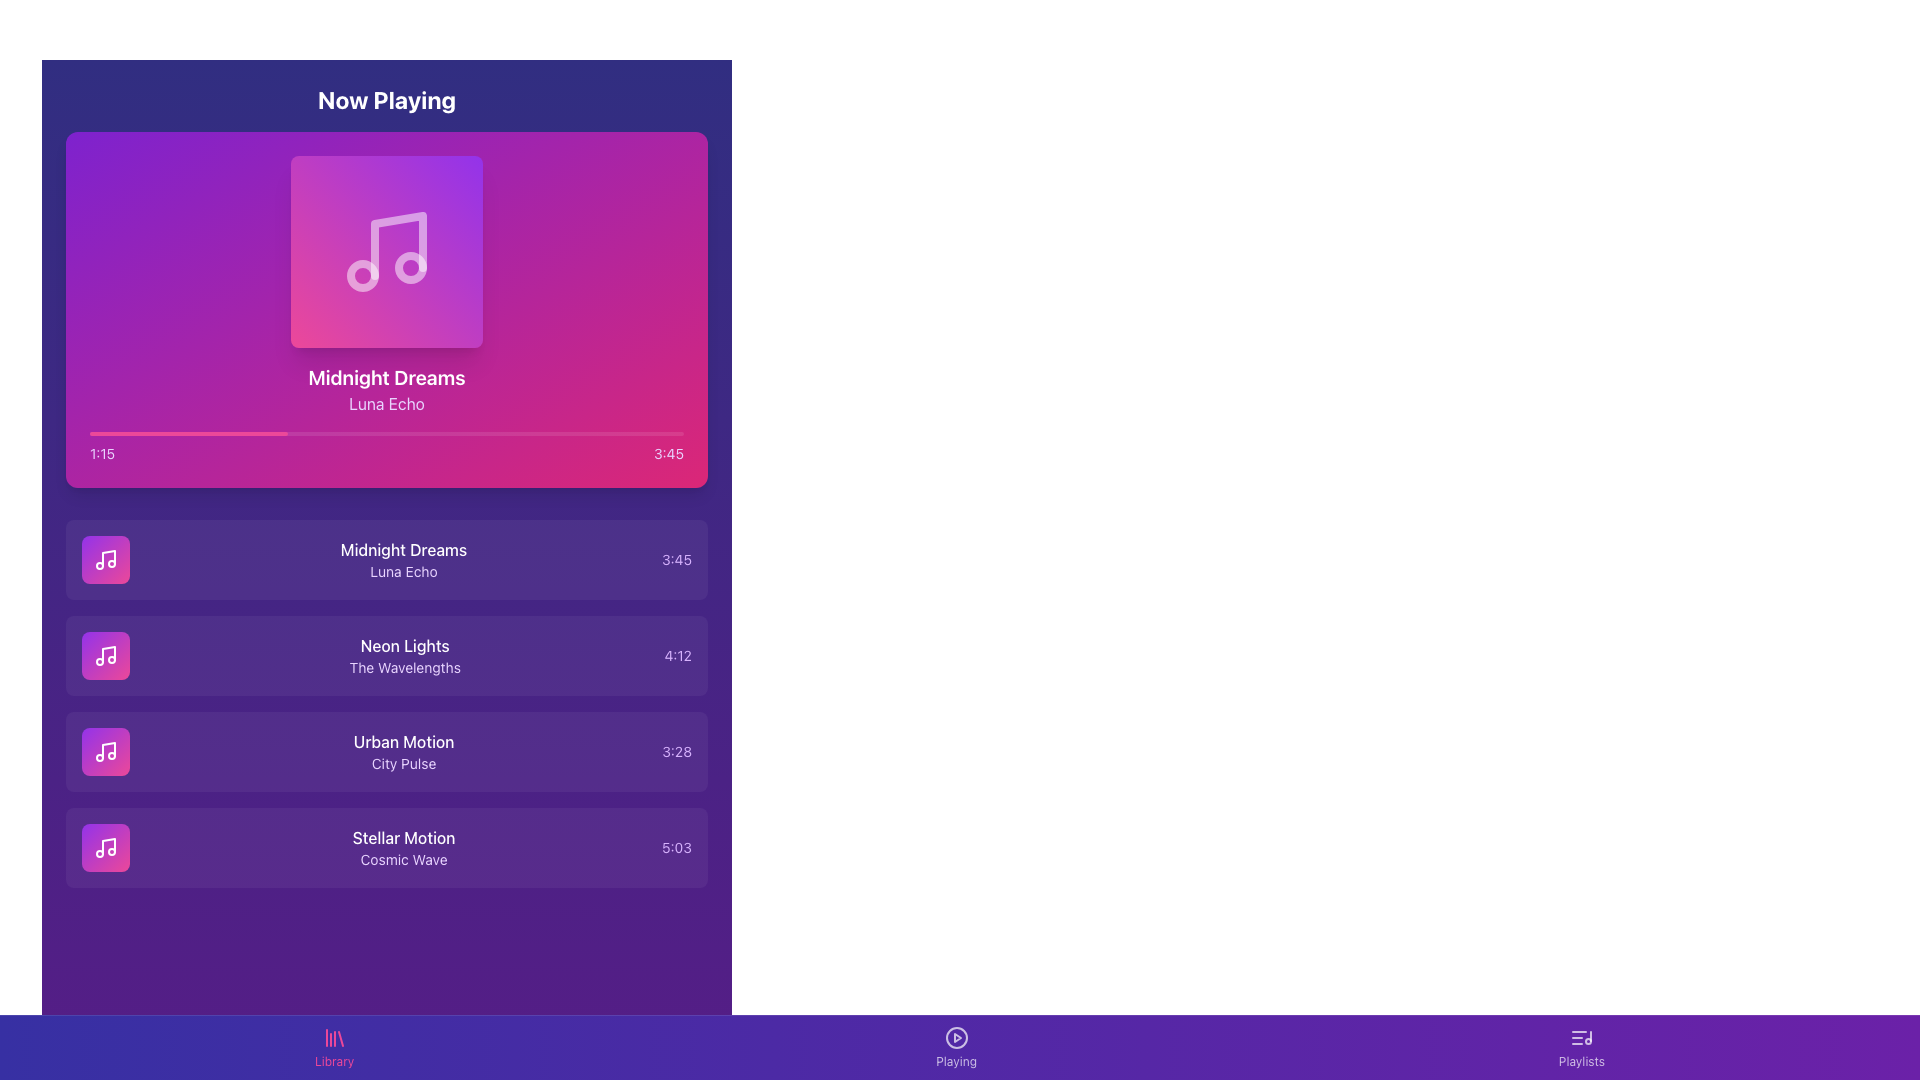  I want to click on the playback progress, so click(630, 433).